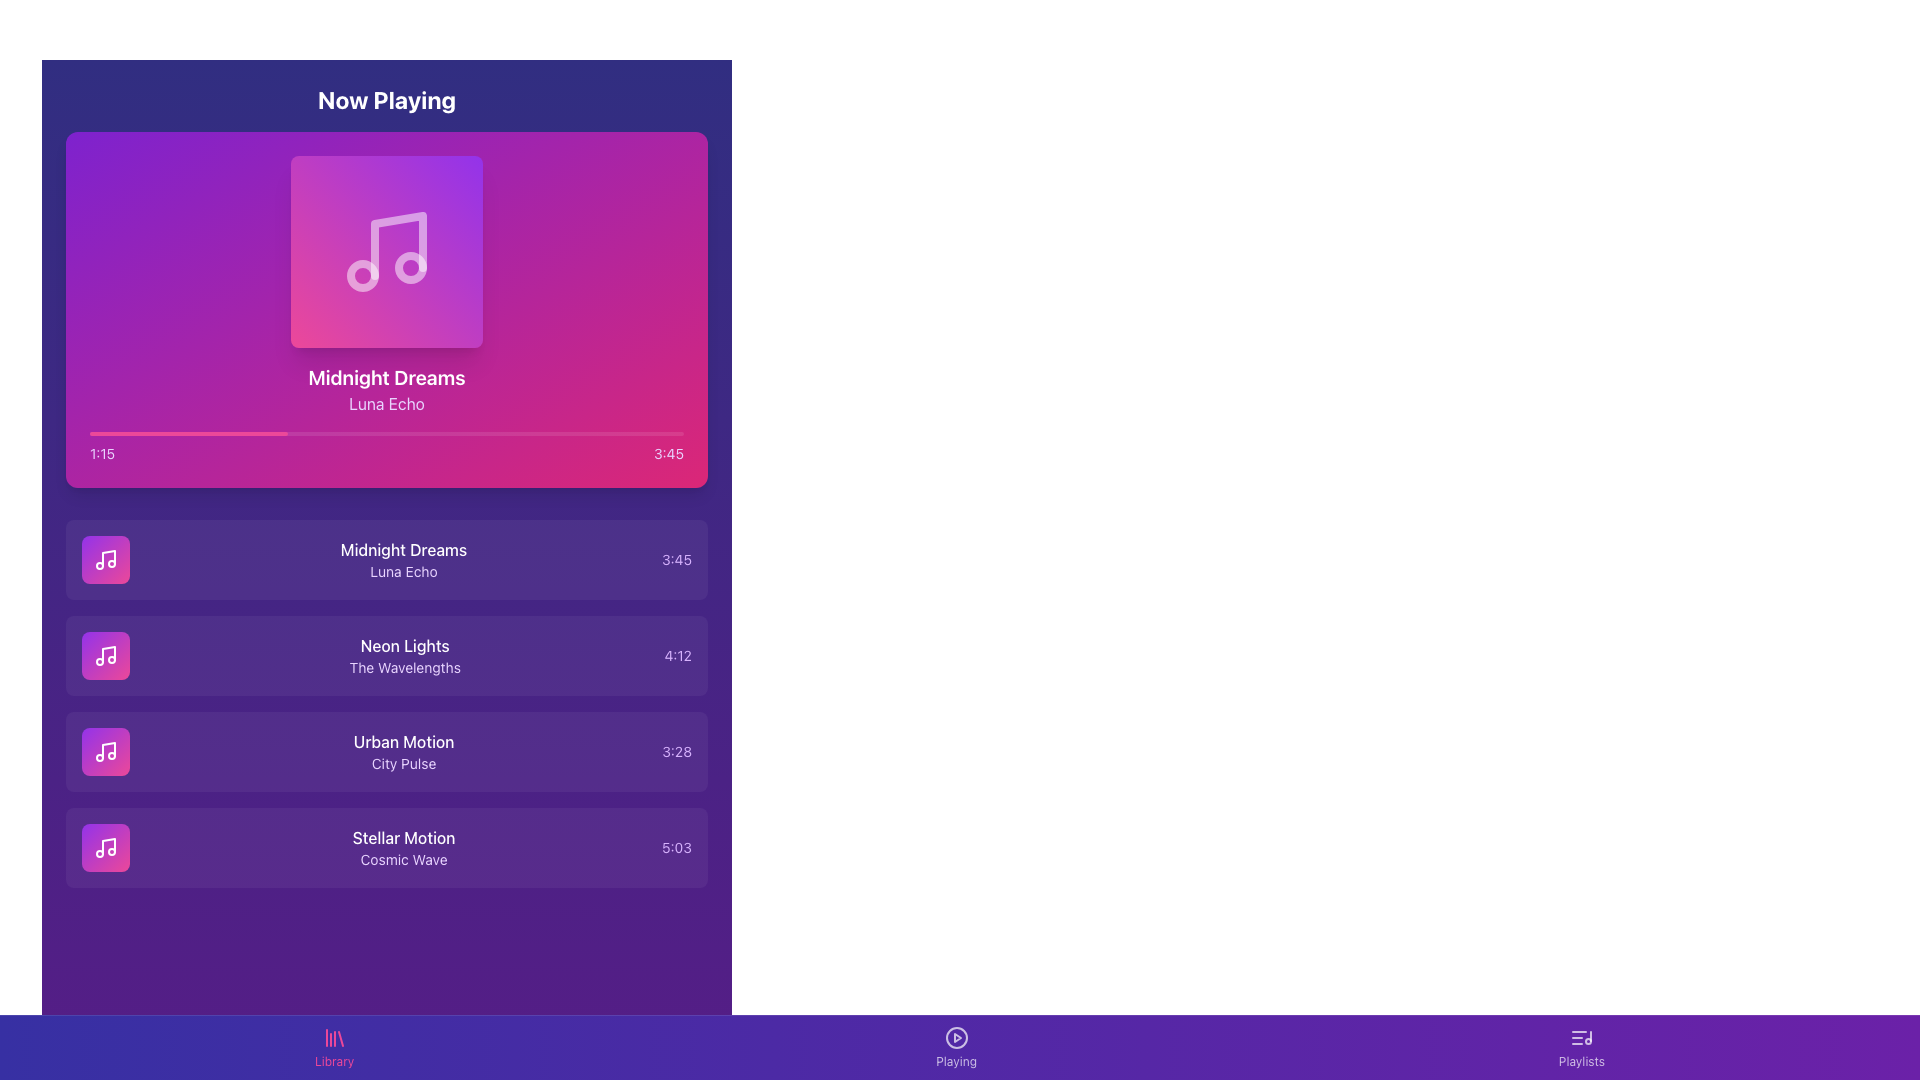  I want to click on the playback progress, so click(630, 433).